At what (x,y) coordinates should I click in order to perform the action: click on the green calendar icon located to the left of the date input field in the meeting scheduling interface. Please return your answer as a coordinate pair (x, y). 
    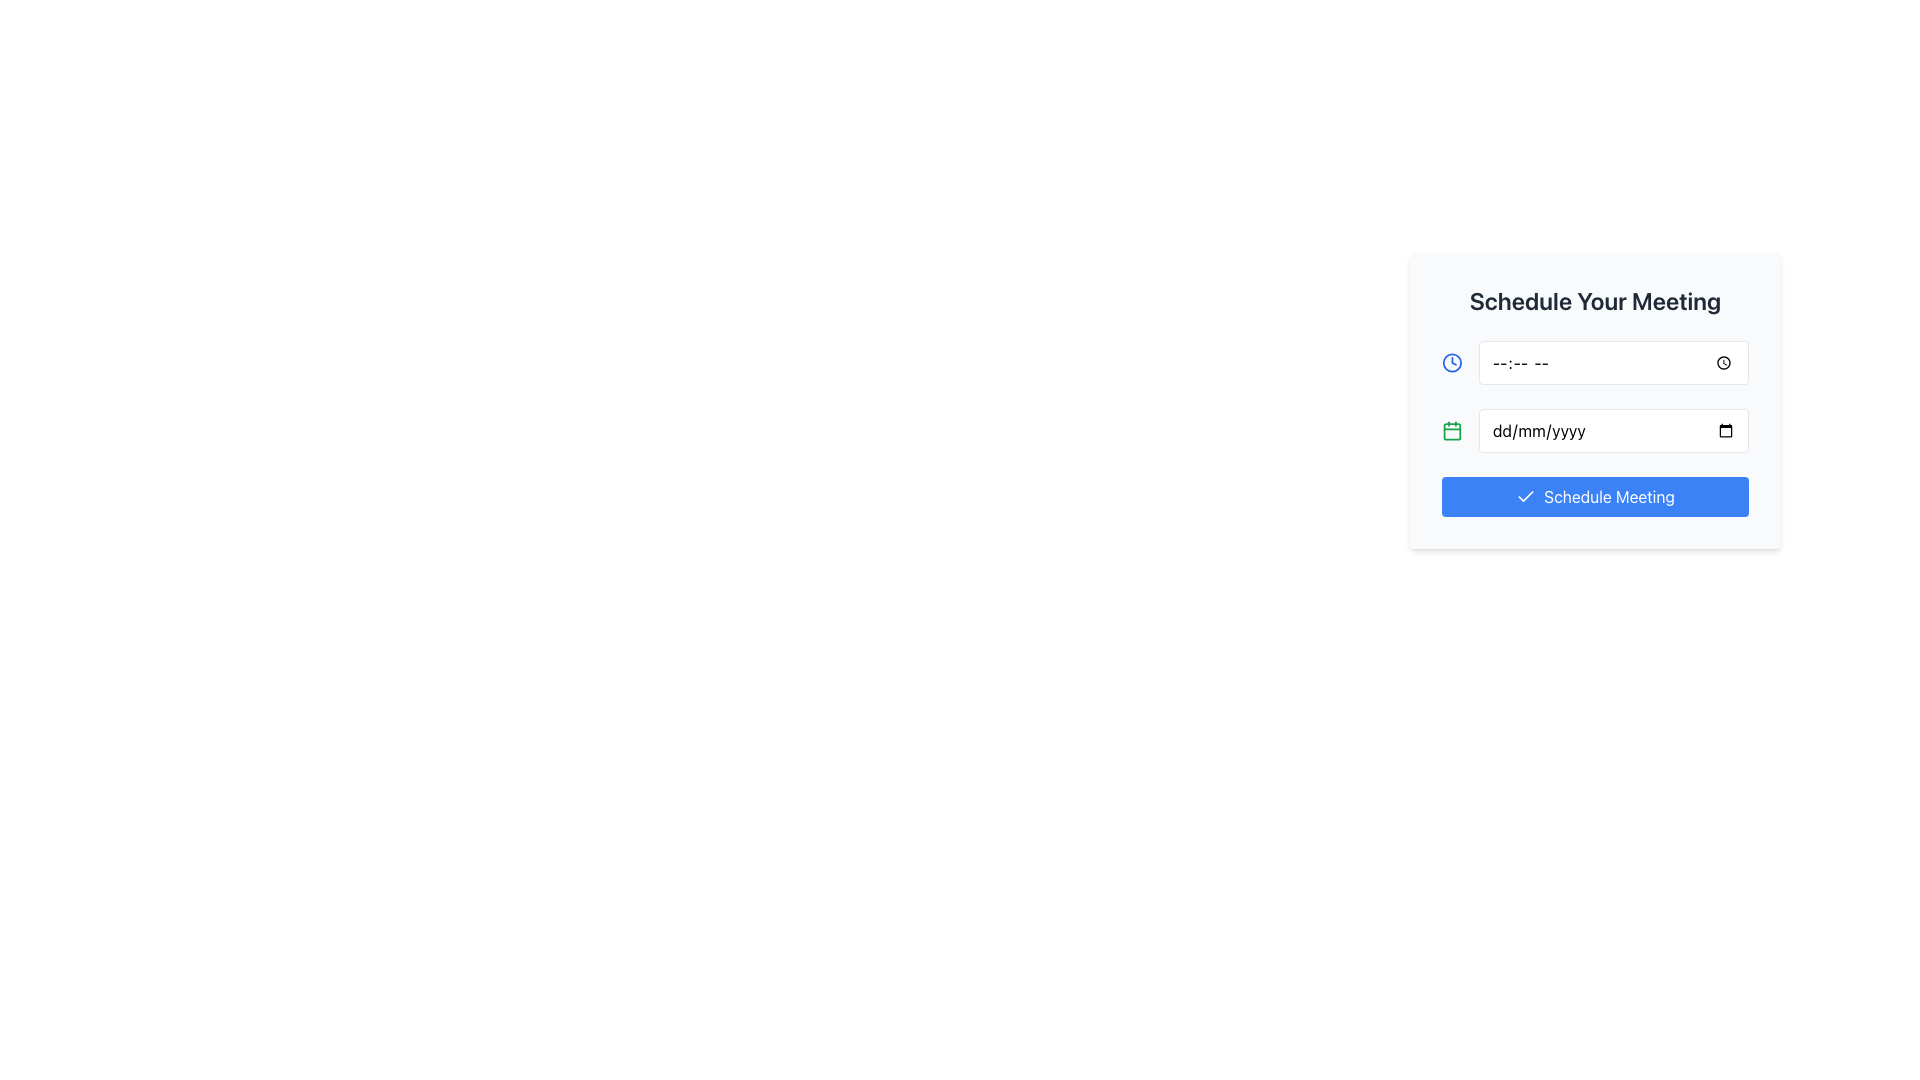
    Looking at the image, I should click on (1452, 430).